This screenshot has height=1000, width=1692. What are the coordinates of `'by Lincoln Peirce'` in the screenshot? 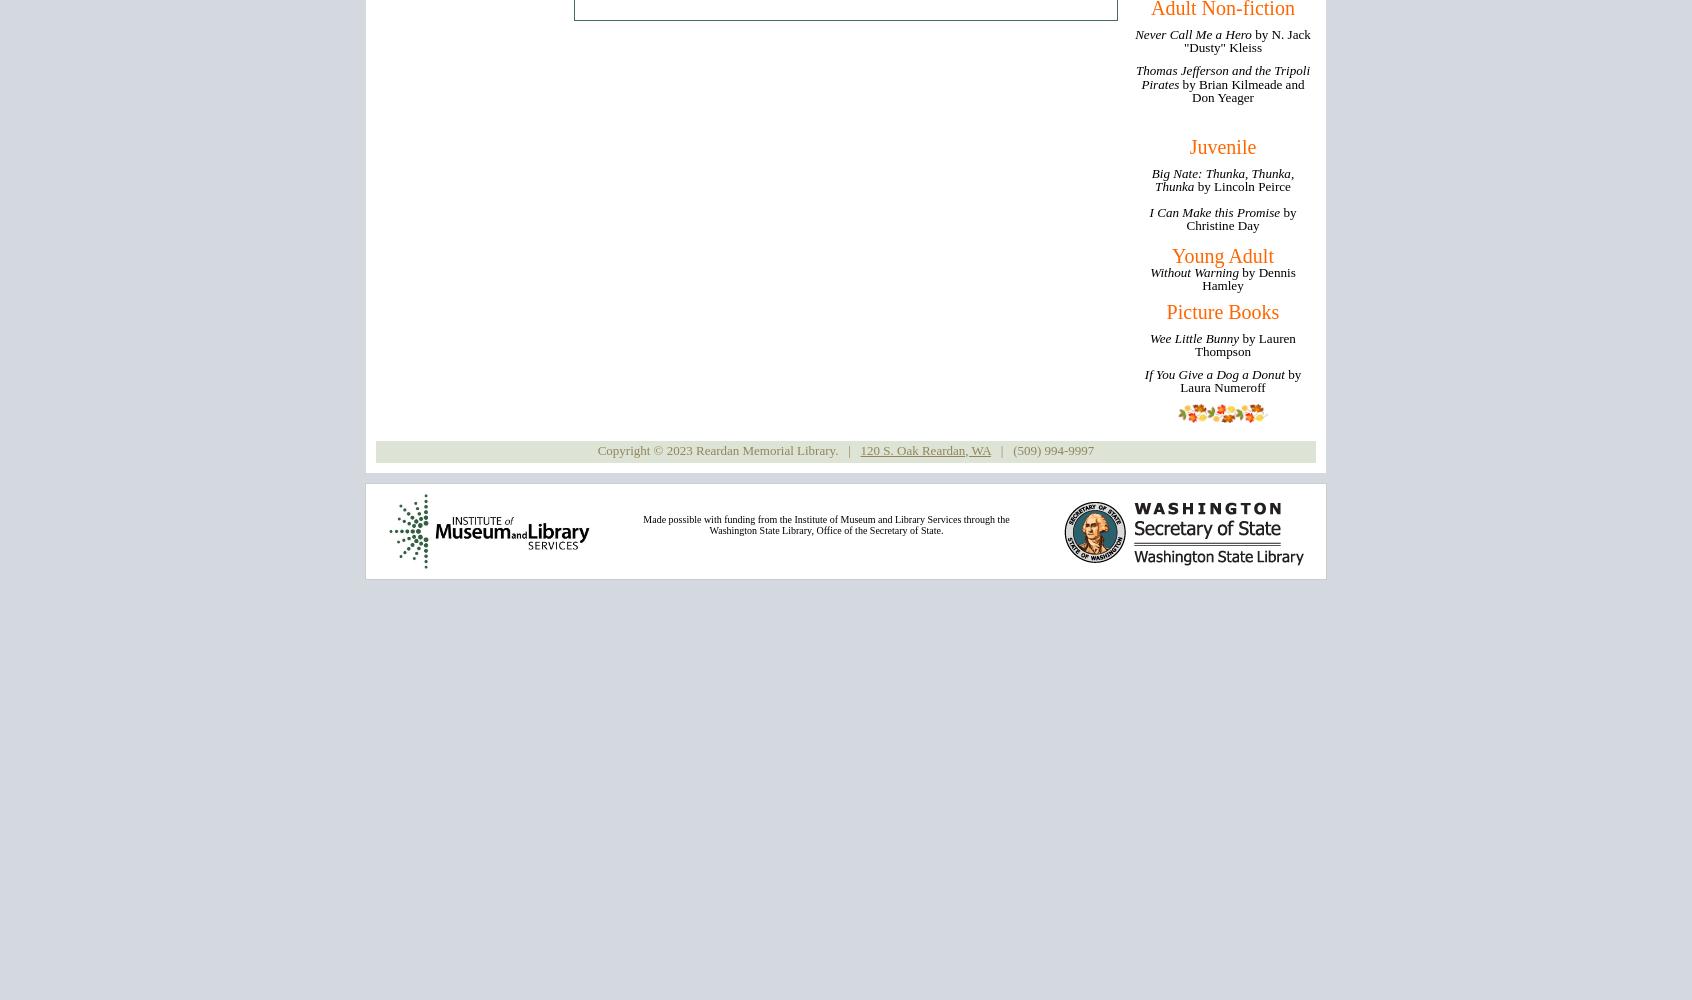 It's located at (1243, 186).